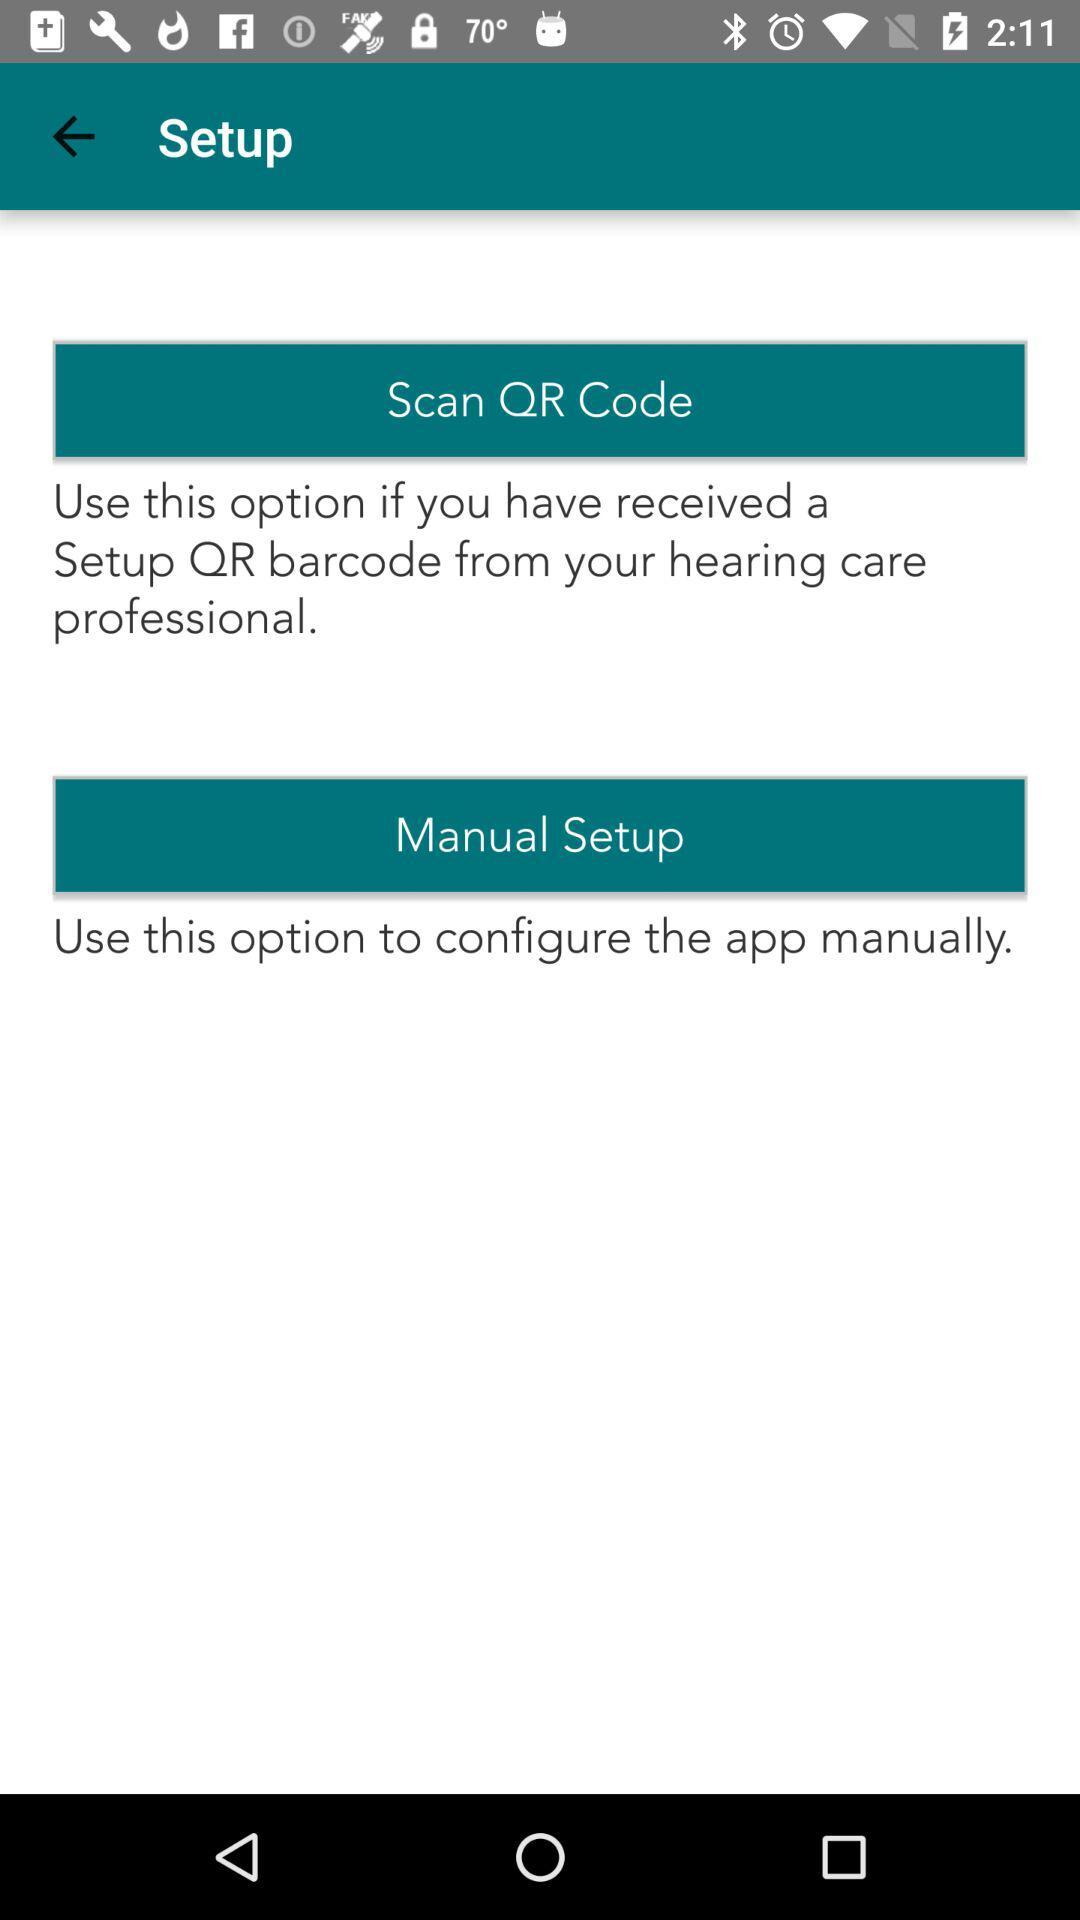  What do you see at coordinates (540, 400) in the screenshot?
I see `the item above the use this option` at bounding box center [540, 400].